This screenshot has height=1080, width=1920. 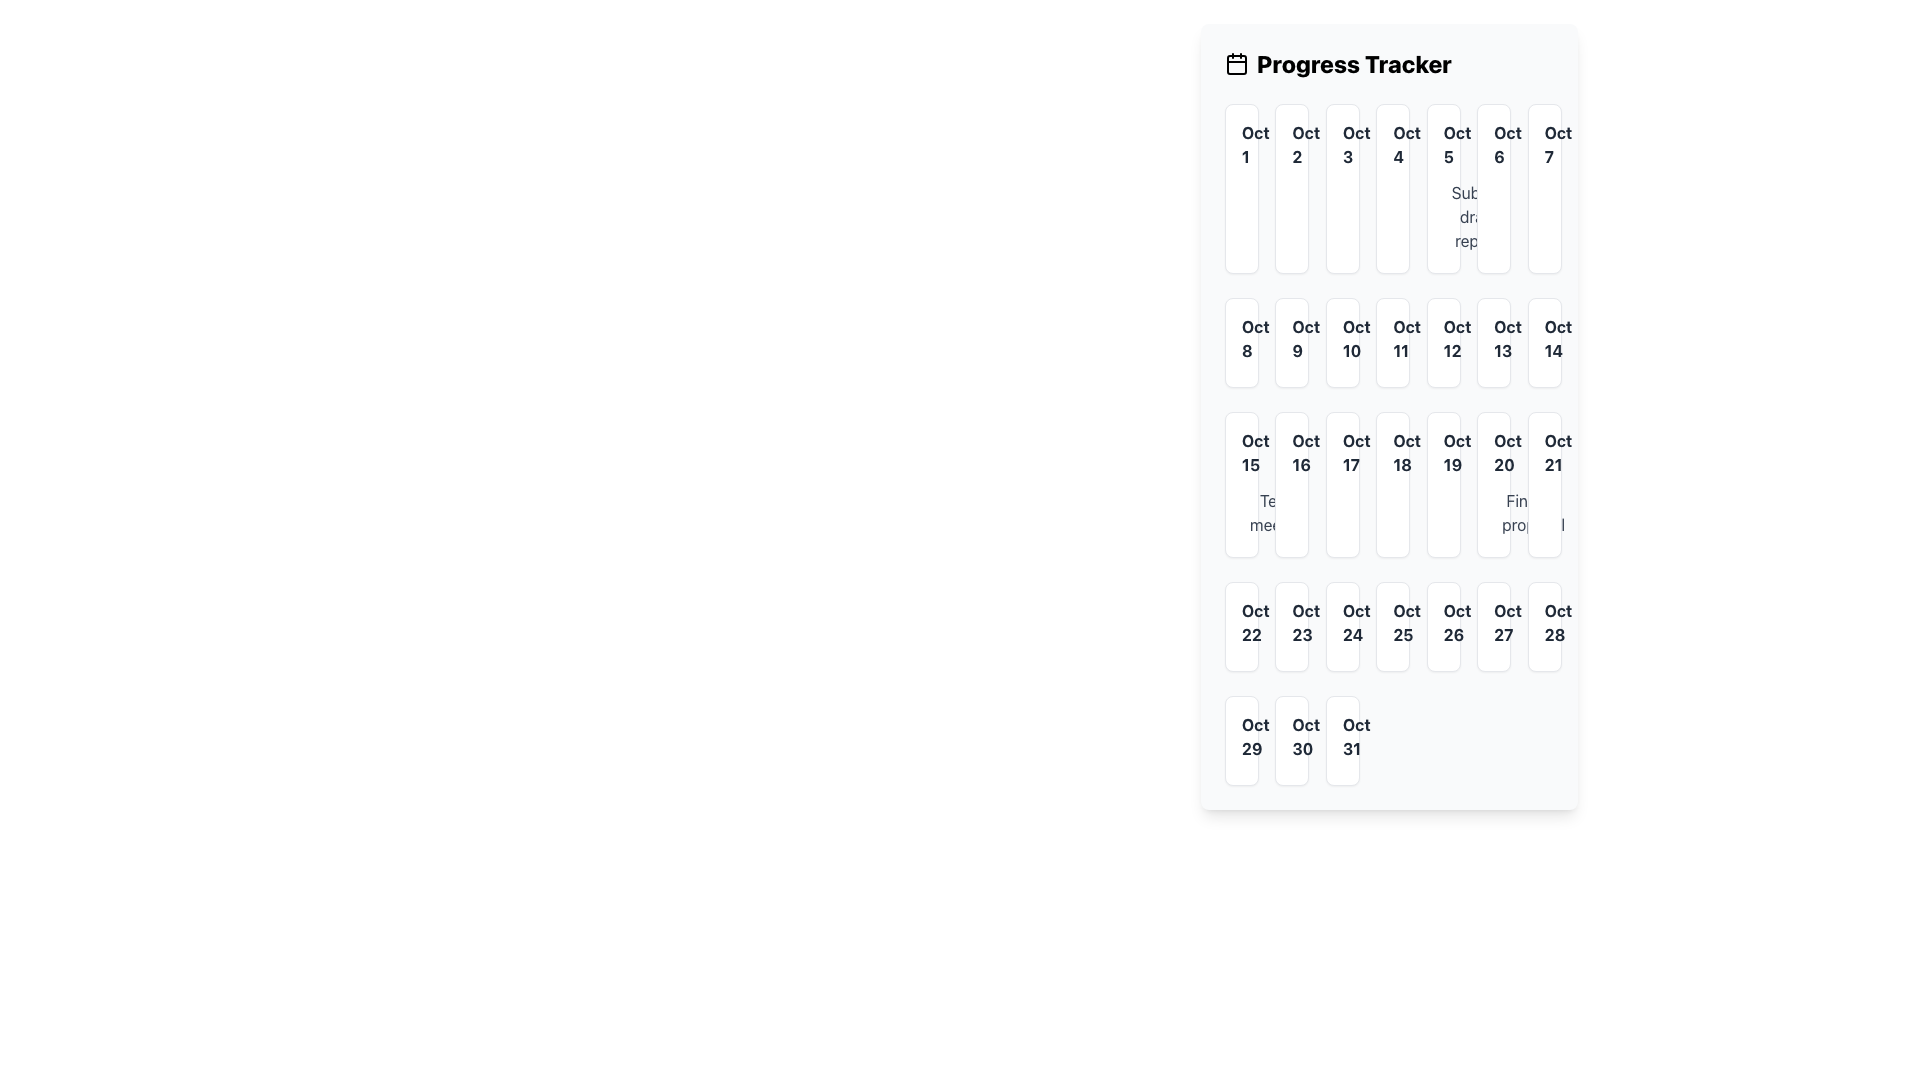 What do you see at coordinates (1455, 216) in the screenshot?
I see `the green checkmark icon that indicates completion, located to the left of the 'Submit report' text` at bounding box center [1455, 216].